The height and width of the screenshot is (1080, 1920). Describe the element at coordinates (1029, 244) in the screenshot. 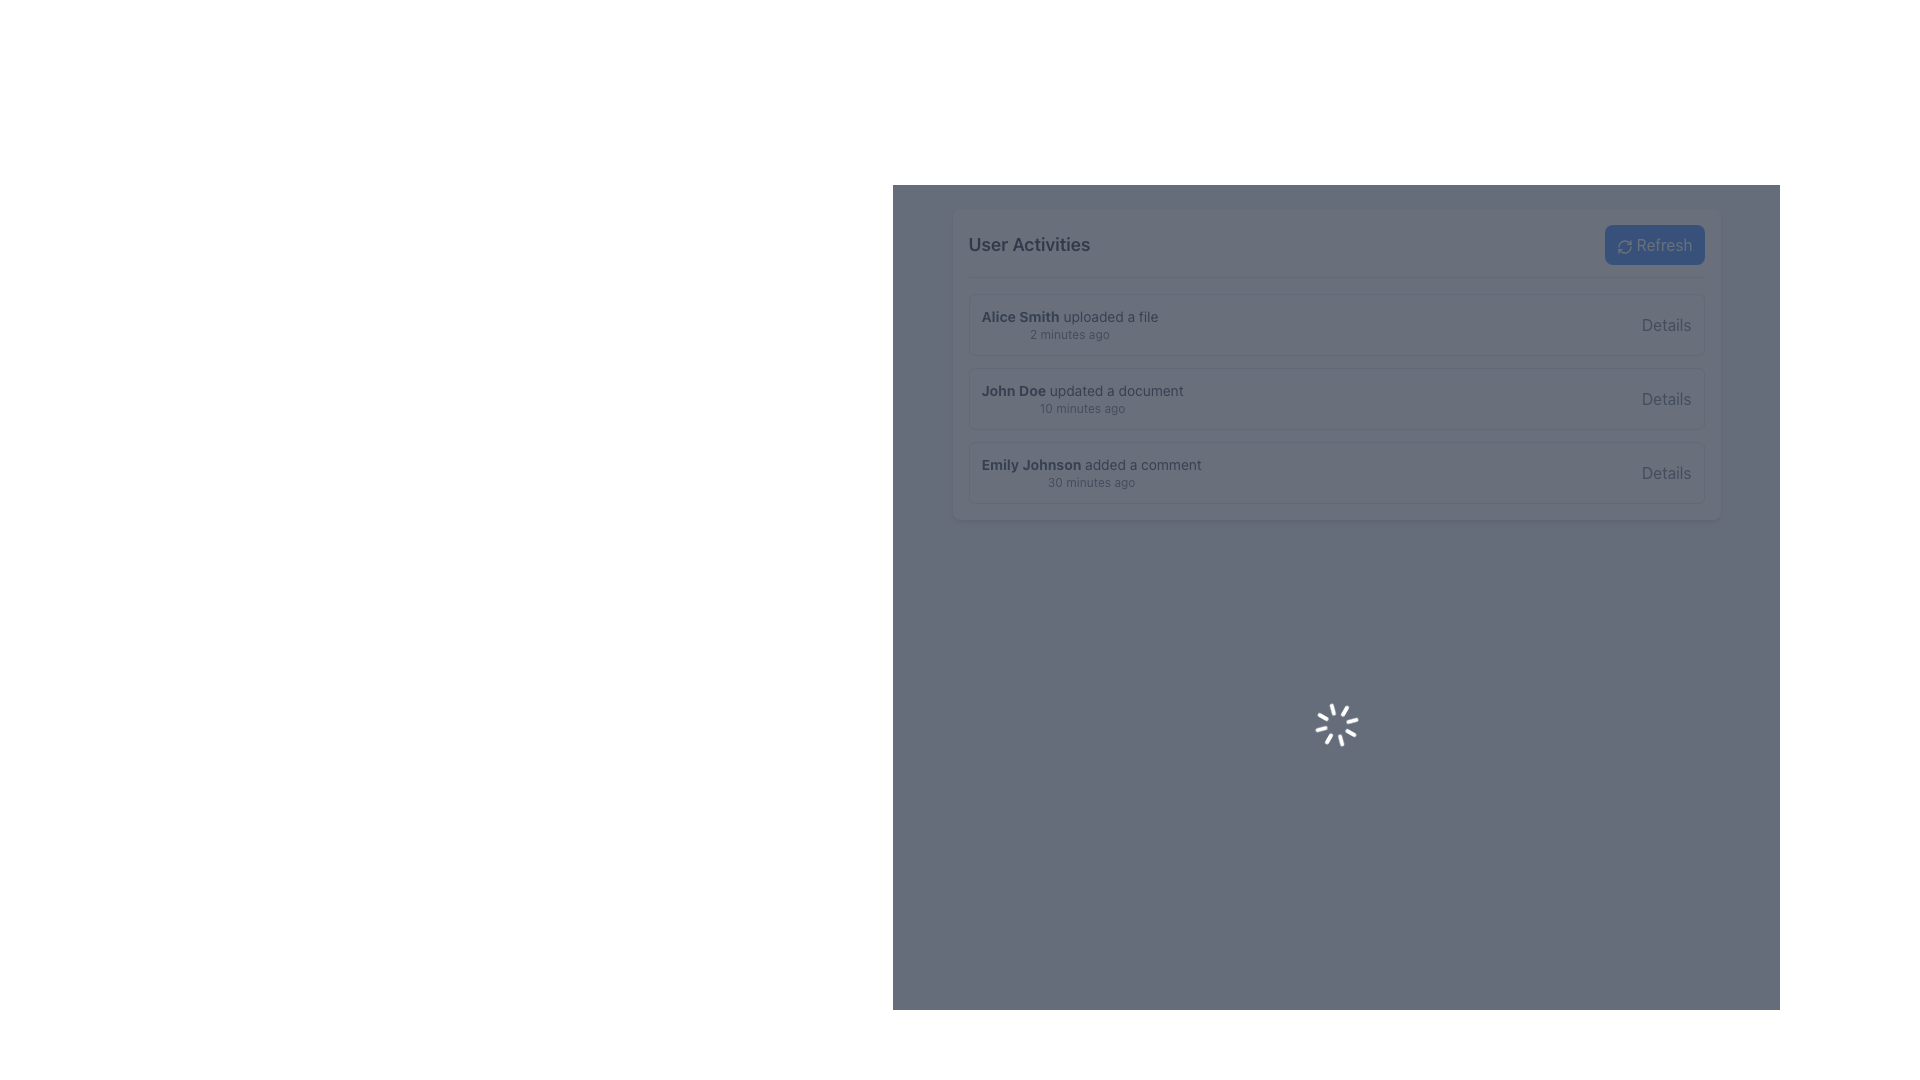

I see `the Text Label that serves as a header indicating the content or purpose of the section for user activities or logs` at that location.